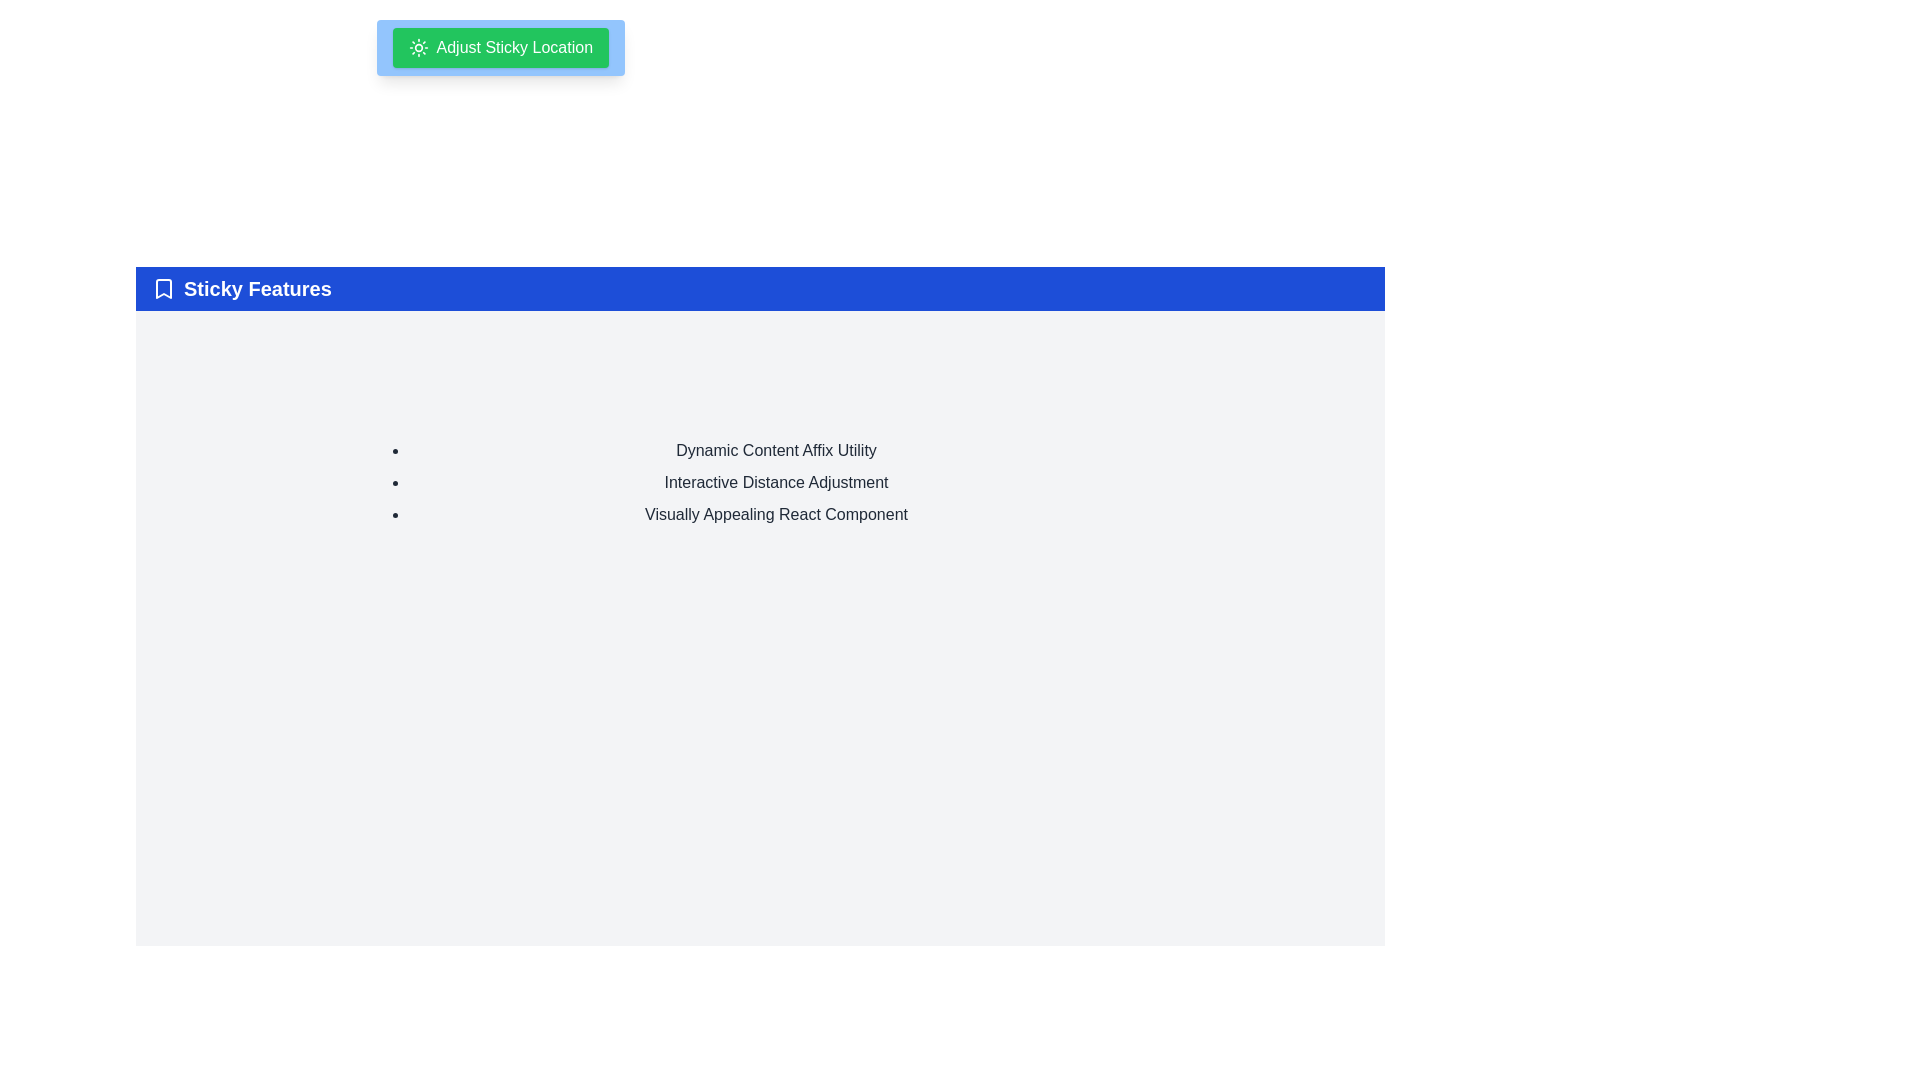 This screenshot has width=1920, height=1080. What do you see at coordinates (775, 451) in the screenshot?
I see `the first list item labeled 'Dynamic Content Affix Utility'` at bounding box center [775, 451].